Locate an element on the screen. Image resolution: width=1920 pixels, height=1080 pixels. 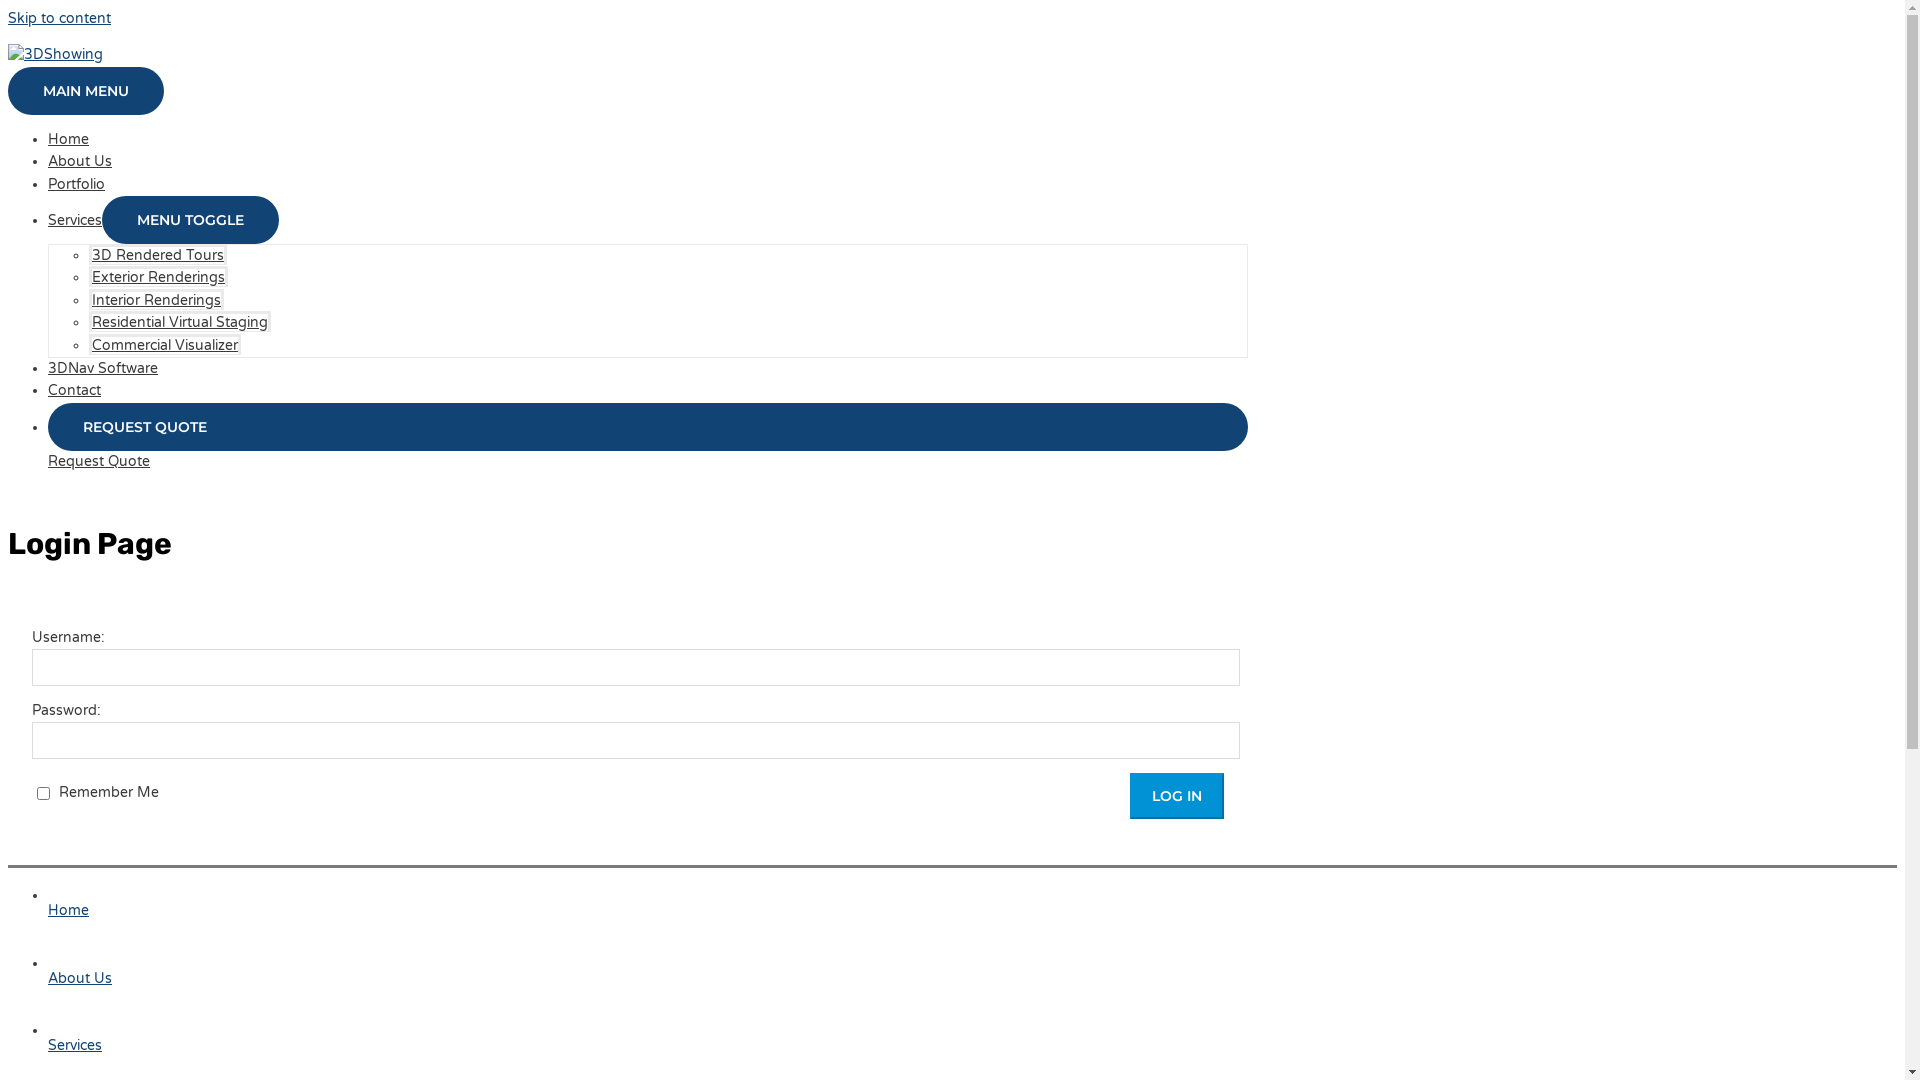
'Home' is located at coordinates (68, 138).